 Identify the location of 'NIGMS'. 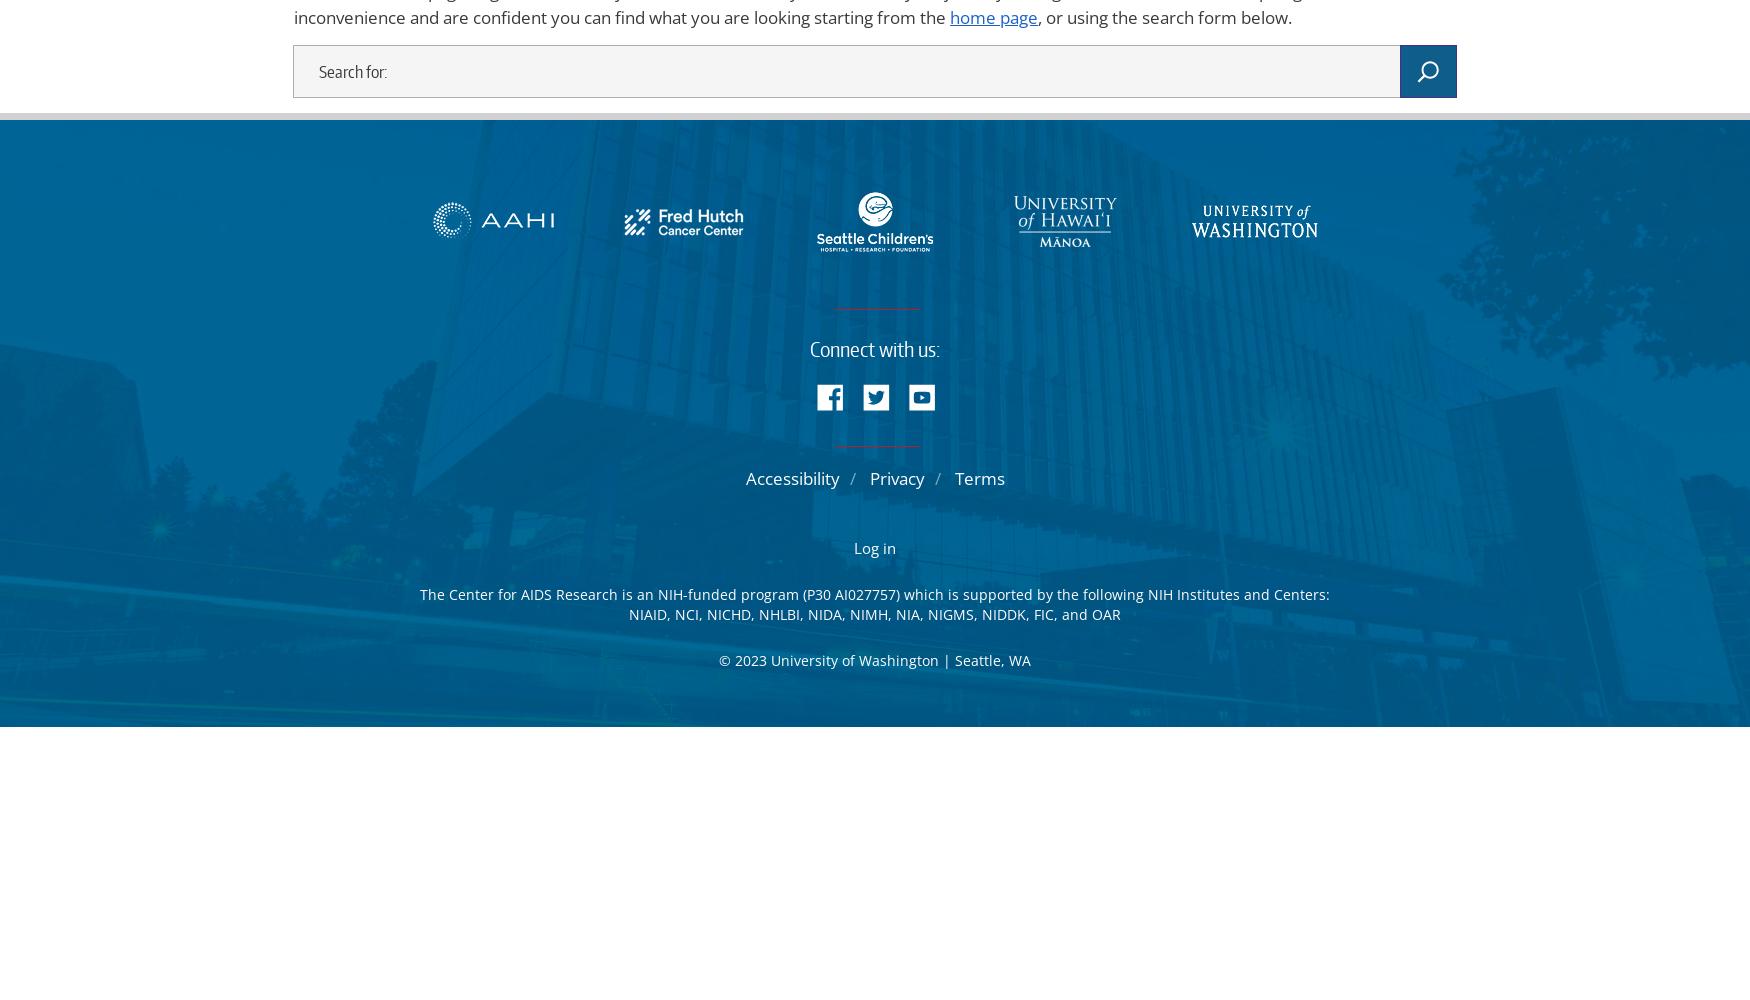
(950, 612).